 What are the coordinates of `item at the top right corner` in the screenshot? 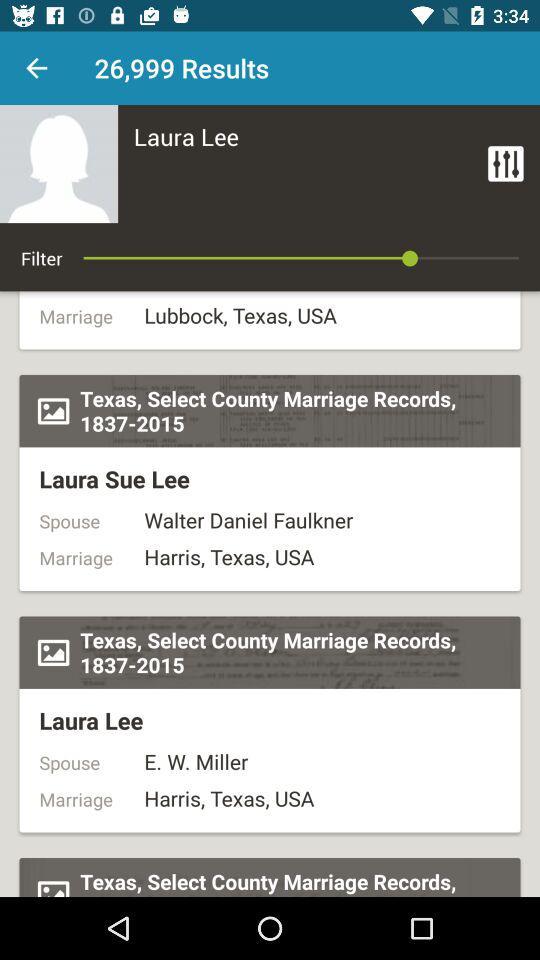 It's located at (504, 162).